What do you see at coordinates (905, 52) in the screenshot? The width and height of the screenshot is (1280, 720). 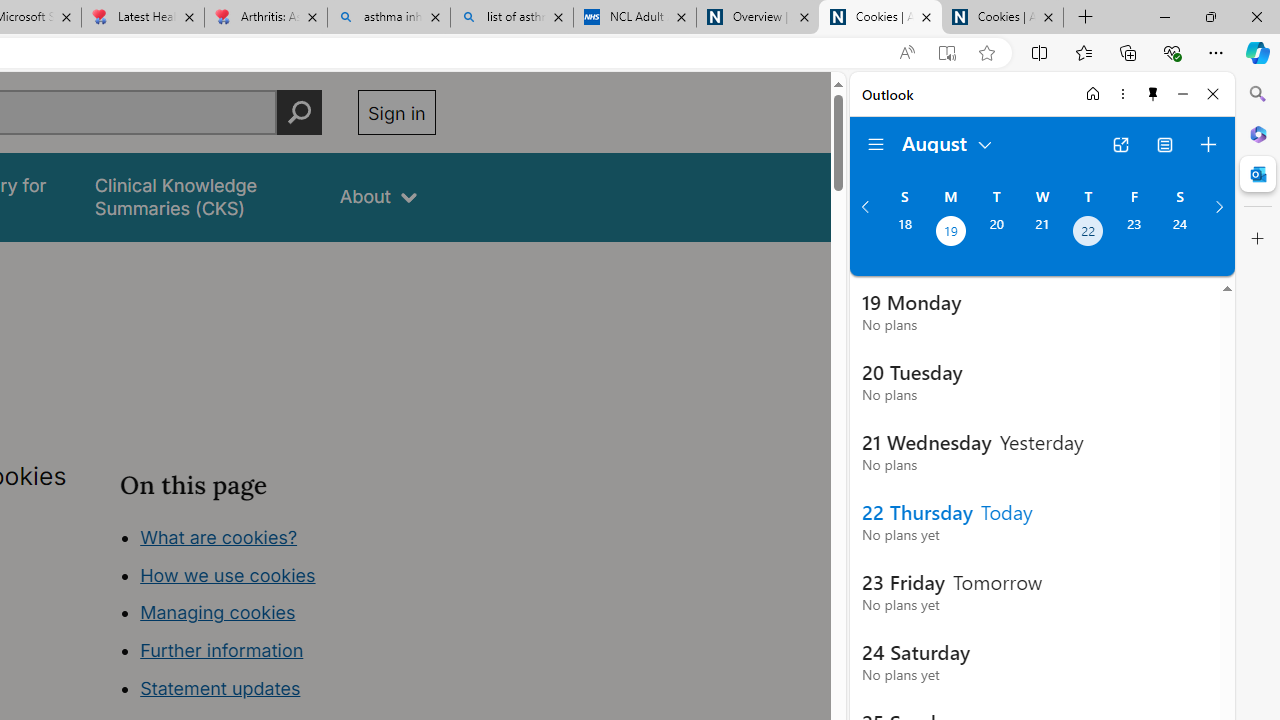 I see `'Read aloud this page (Ctrl+Shift+U)'` at bounding box center [905, 52].